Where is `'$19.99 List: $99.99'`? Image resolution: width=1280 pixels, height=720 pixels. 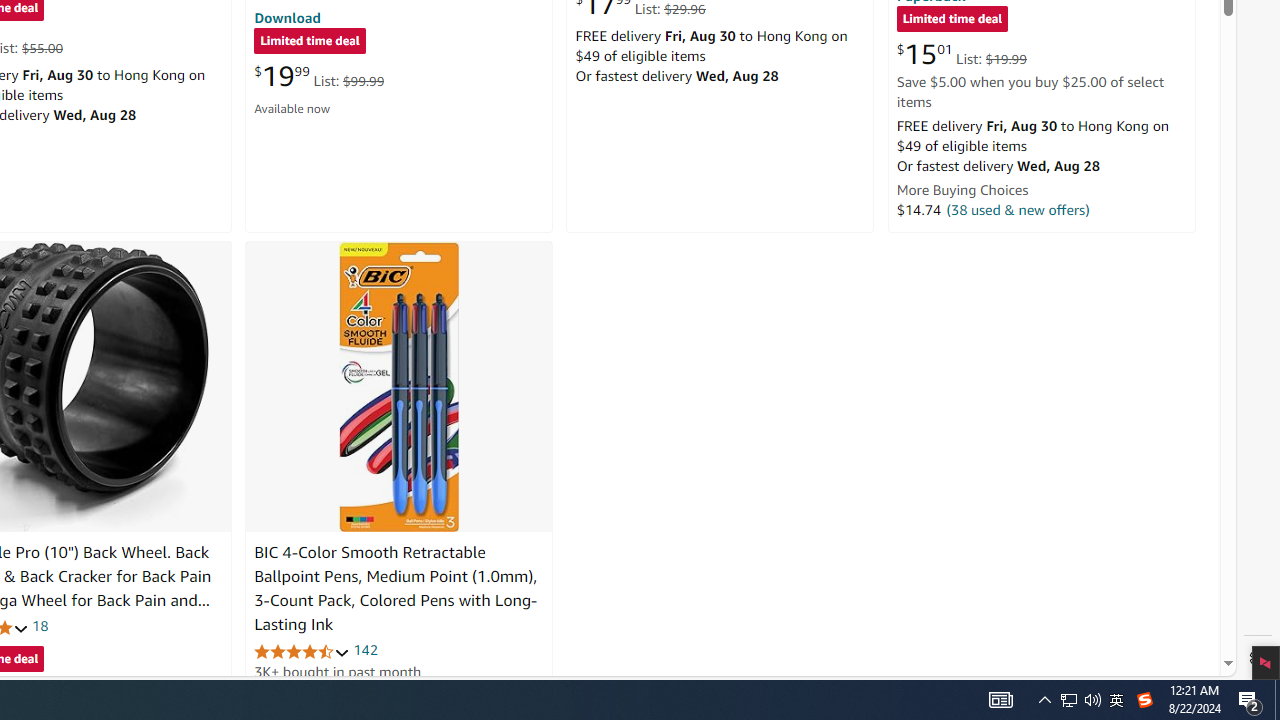 '$19.99 List: $99.99' is located at coordinates (318, 75).